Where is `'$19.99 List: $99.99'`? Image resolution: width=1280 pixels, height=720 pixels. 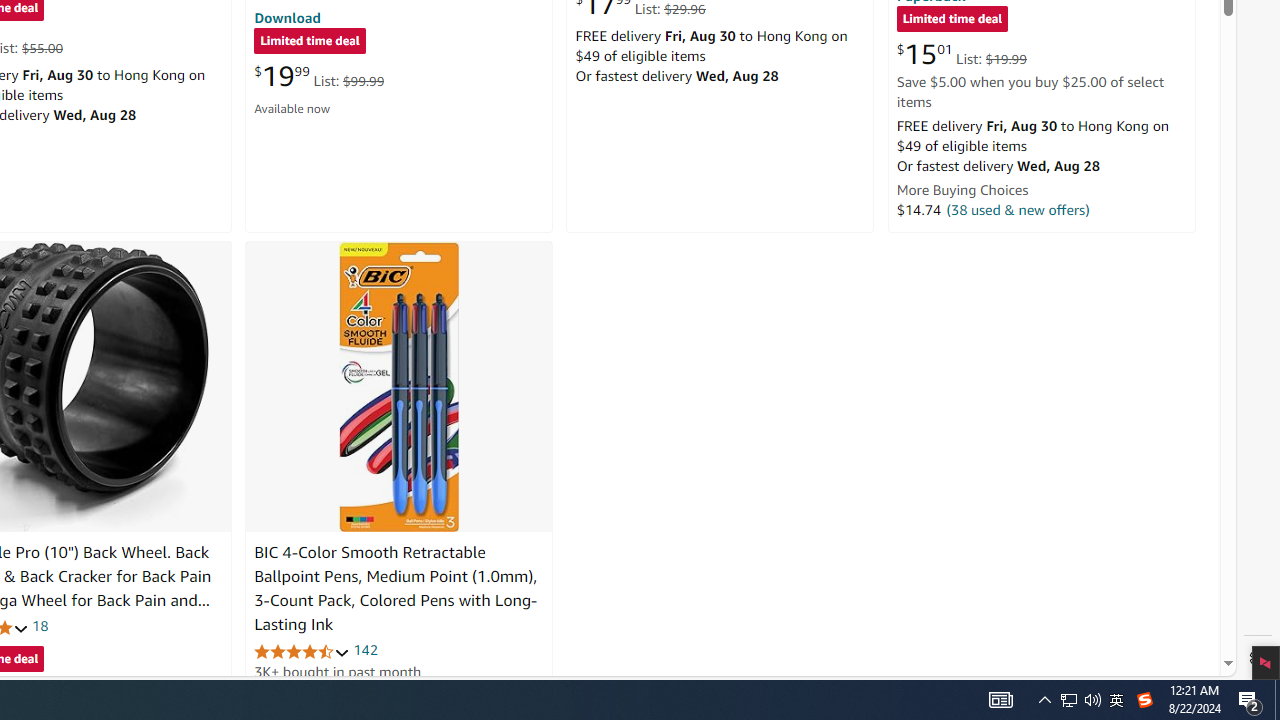 '$19.99 List: $99.99' is located at coordinates (318, 75).